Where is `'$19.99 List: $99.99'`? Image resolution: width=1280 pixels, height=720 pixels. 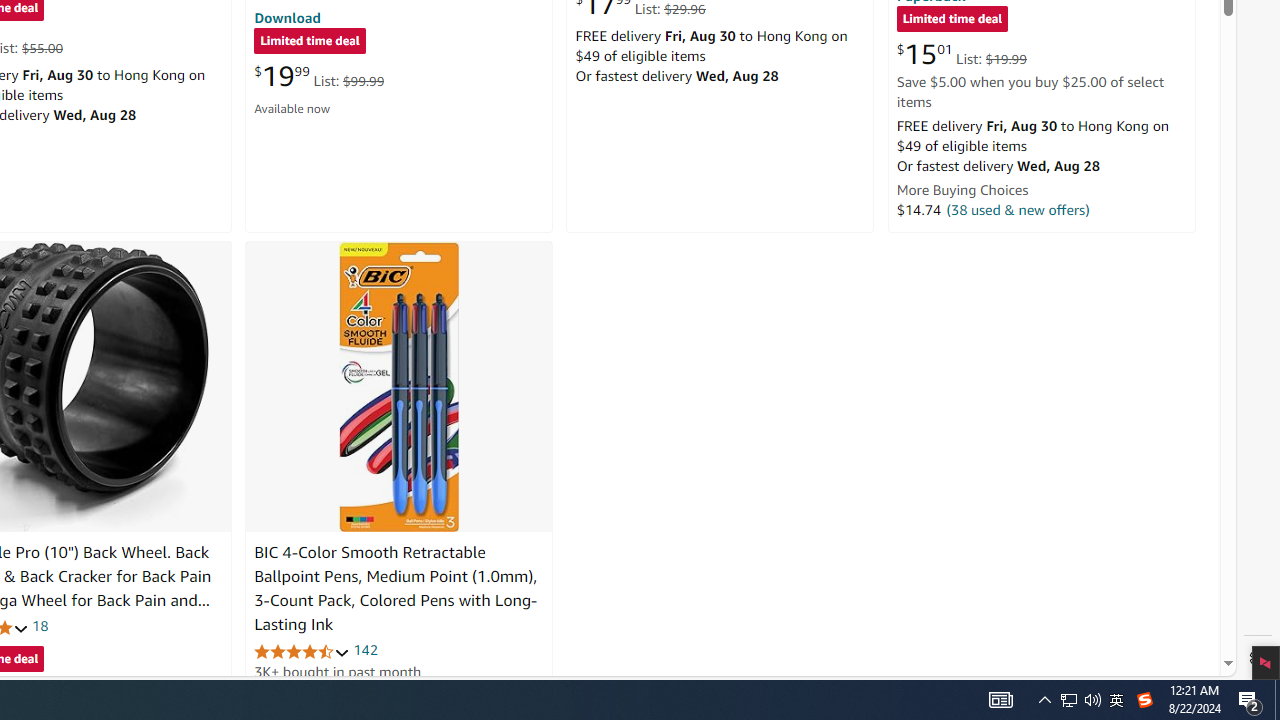 '$19.99 List: $99.99' is located at coordinates (318, 75).